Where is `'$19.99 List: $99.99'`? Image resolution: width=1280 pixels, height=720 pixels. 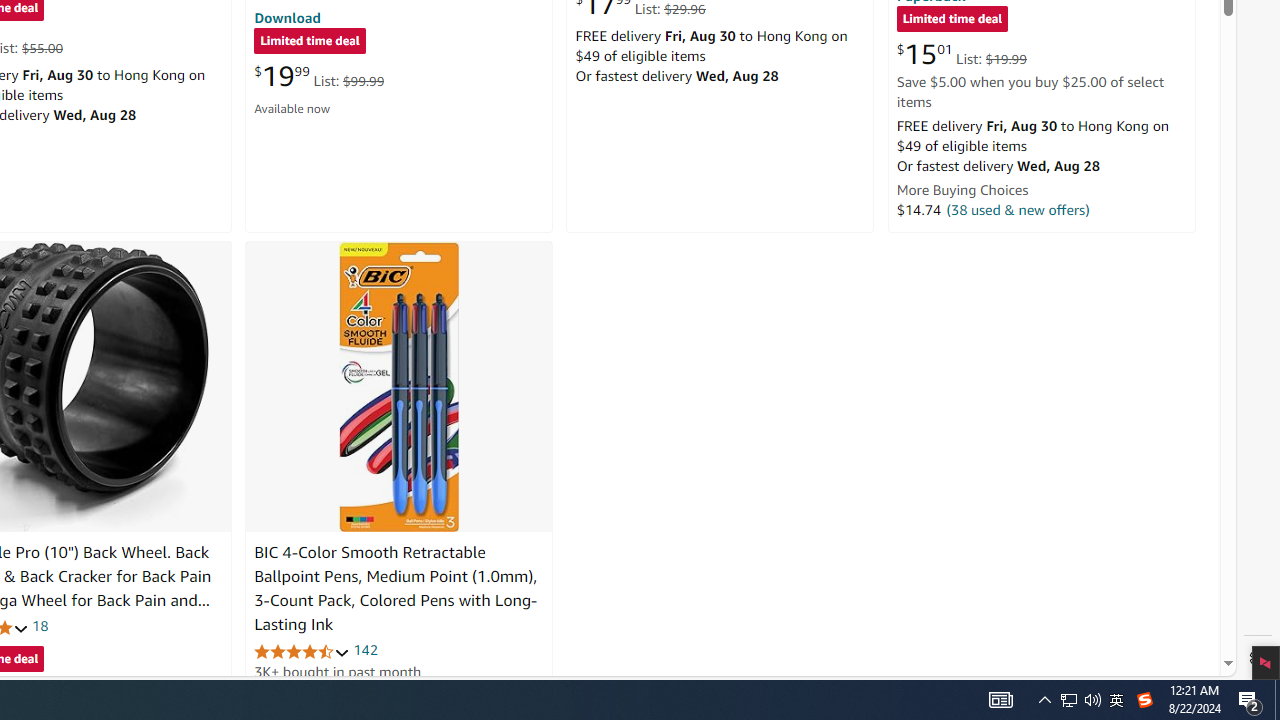 '$19.99 List: $99.99' is located at coordinates (318, 75).